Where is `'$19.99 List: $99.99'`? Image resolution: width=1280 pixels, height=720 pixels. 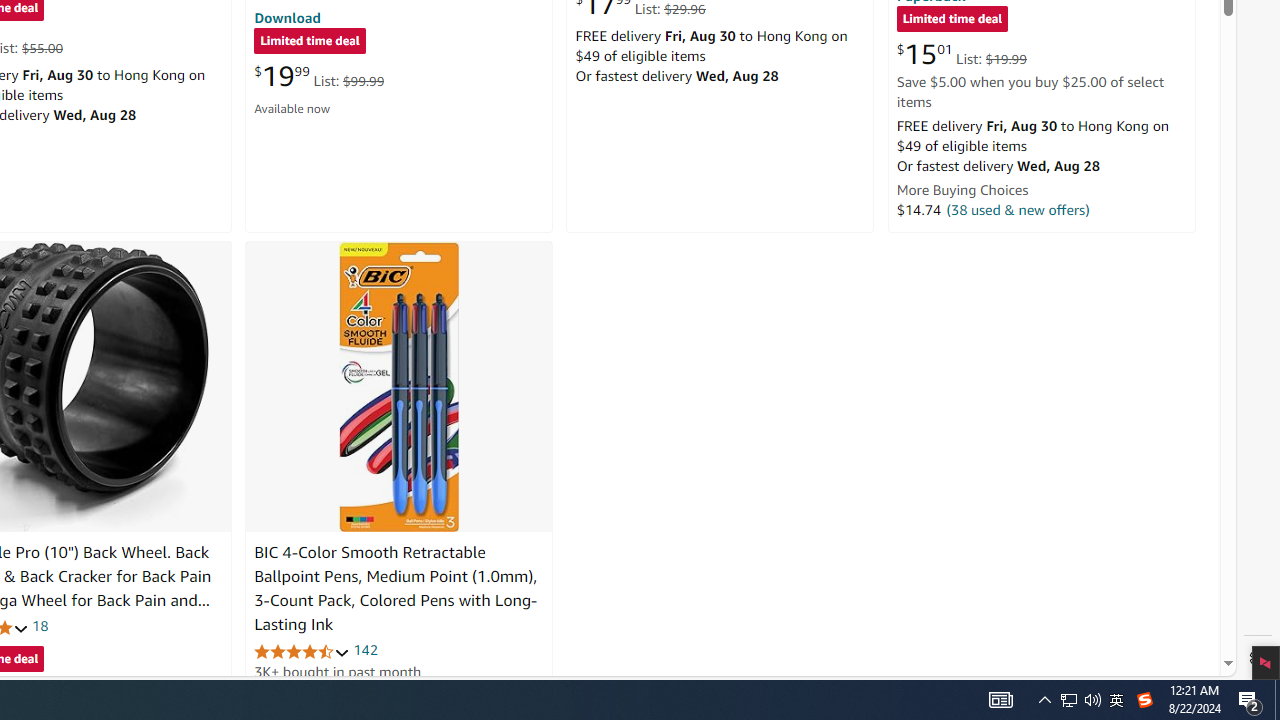 '$19.99 List: $99.99' is located at coordinates (318, 75).